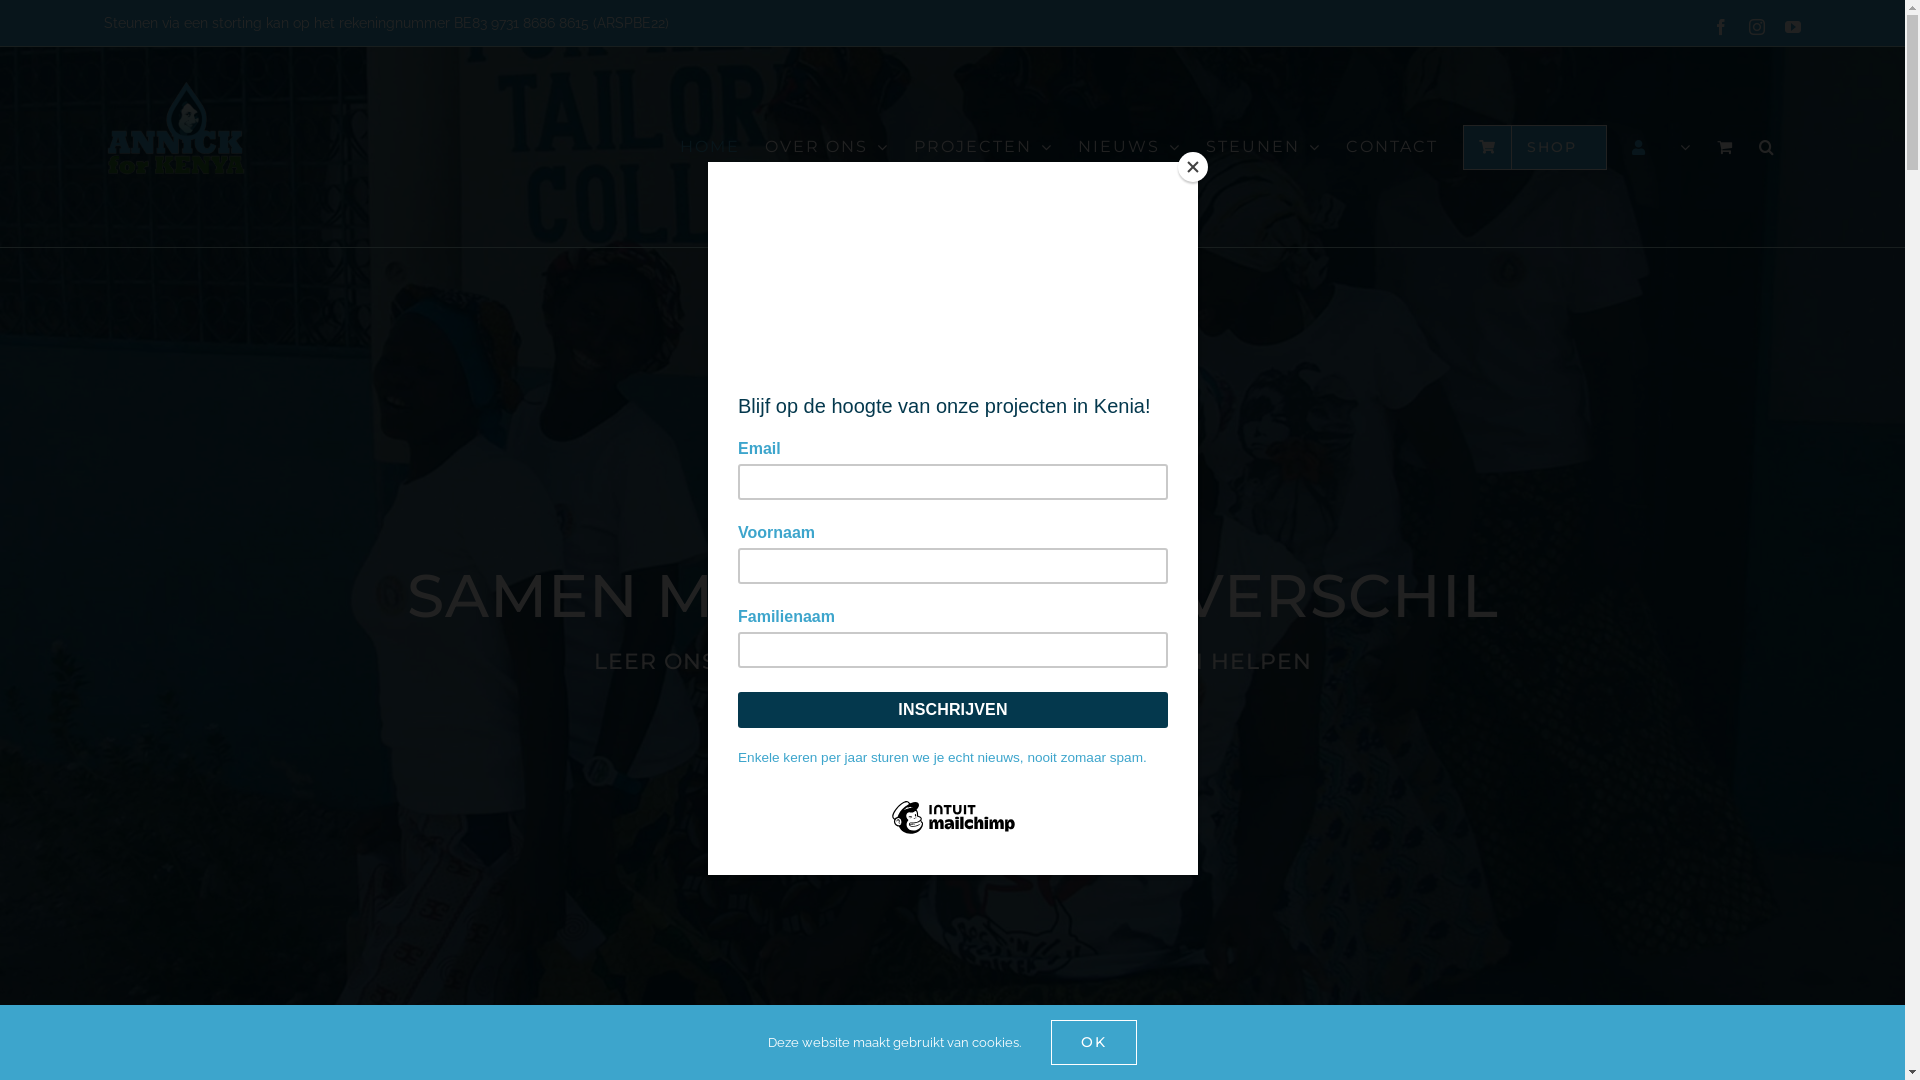  I want to click on 'Zoeken', so click(1757, 145).